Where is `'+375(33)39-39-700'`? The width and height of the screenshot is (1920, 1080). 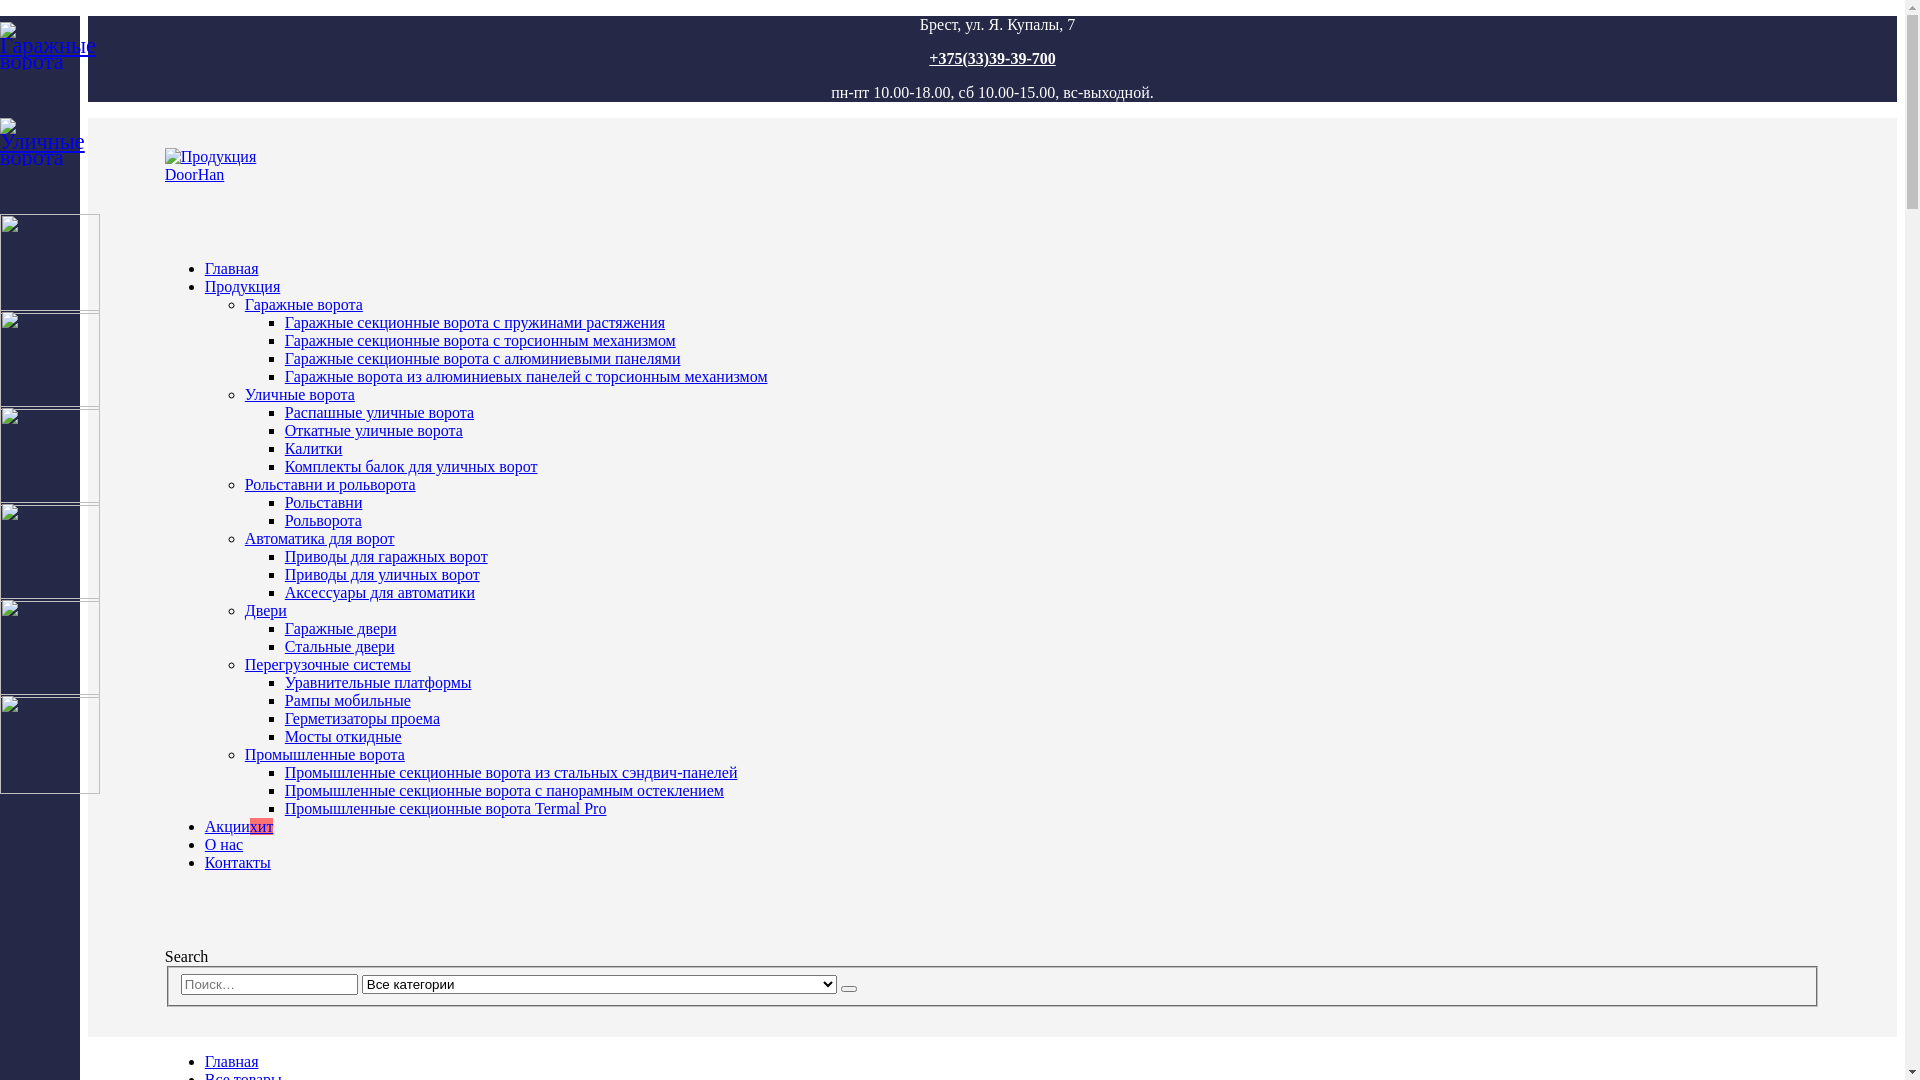
'+375(33)39-39-700' is located at coordinates (992, 57).